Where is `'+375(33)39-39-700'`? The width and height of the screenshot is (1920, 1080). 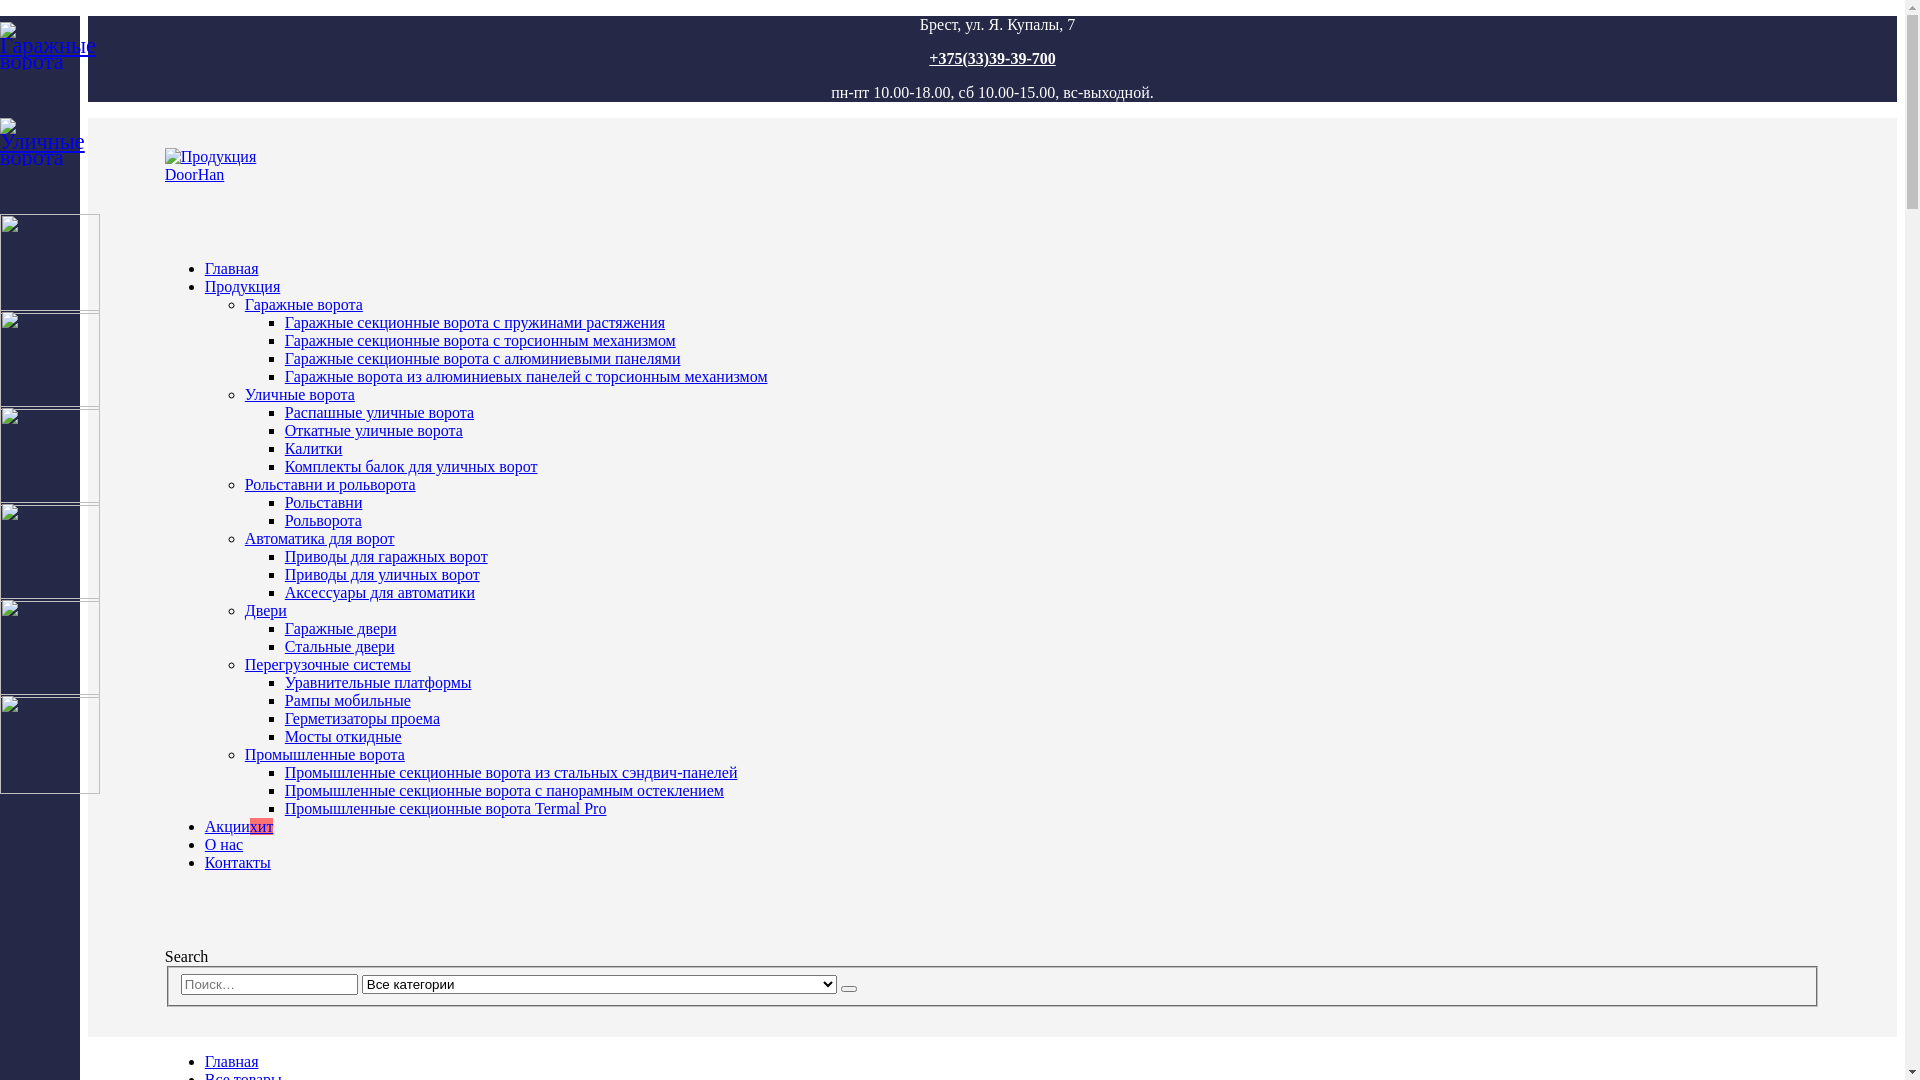
'+375(33)39-39-700' is located at coordinates (992, 57).